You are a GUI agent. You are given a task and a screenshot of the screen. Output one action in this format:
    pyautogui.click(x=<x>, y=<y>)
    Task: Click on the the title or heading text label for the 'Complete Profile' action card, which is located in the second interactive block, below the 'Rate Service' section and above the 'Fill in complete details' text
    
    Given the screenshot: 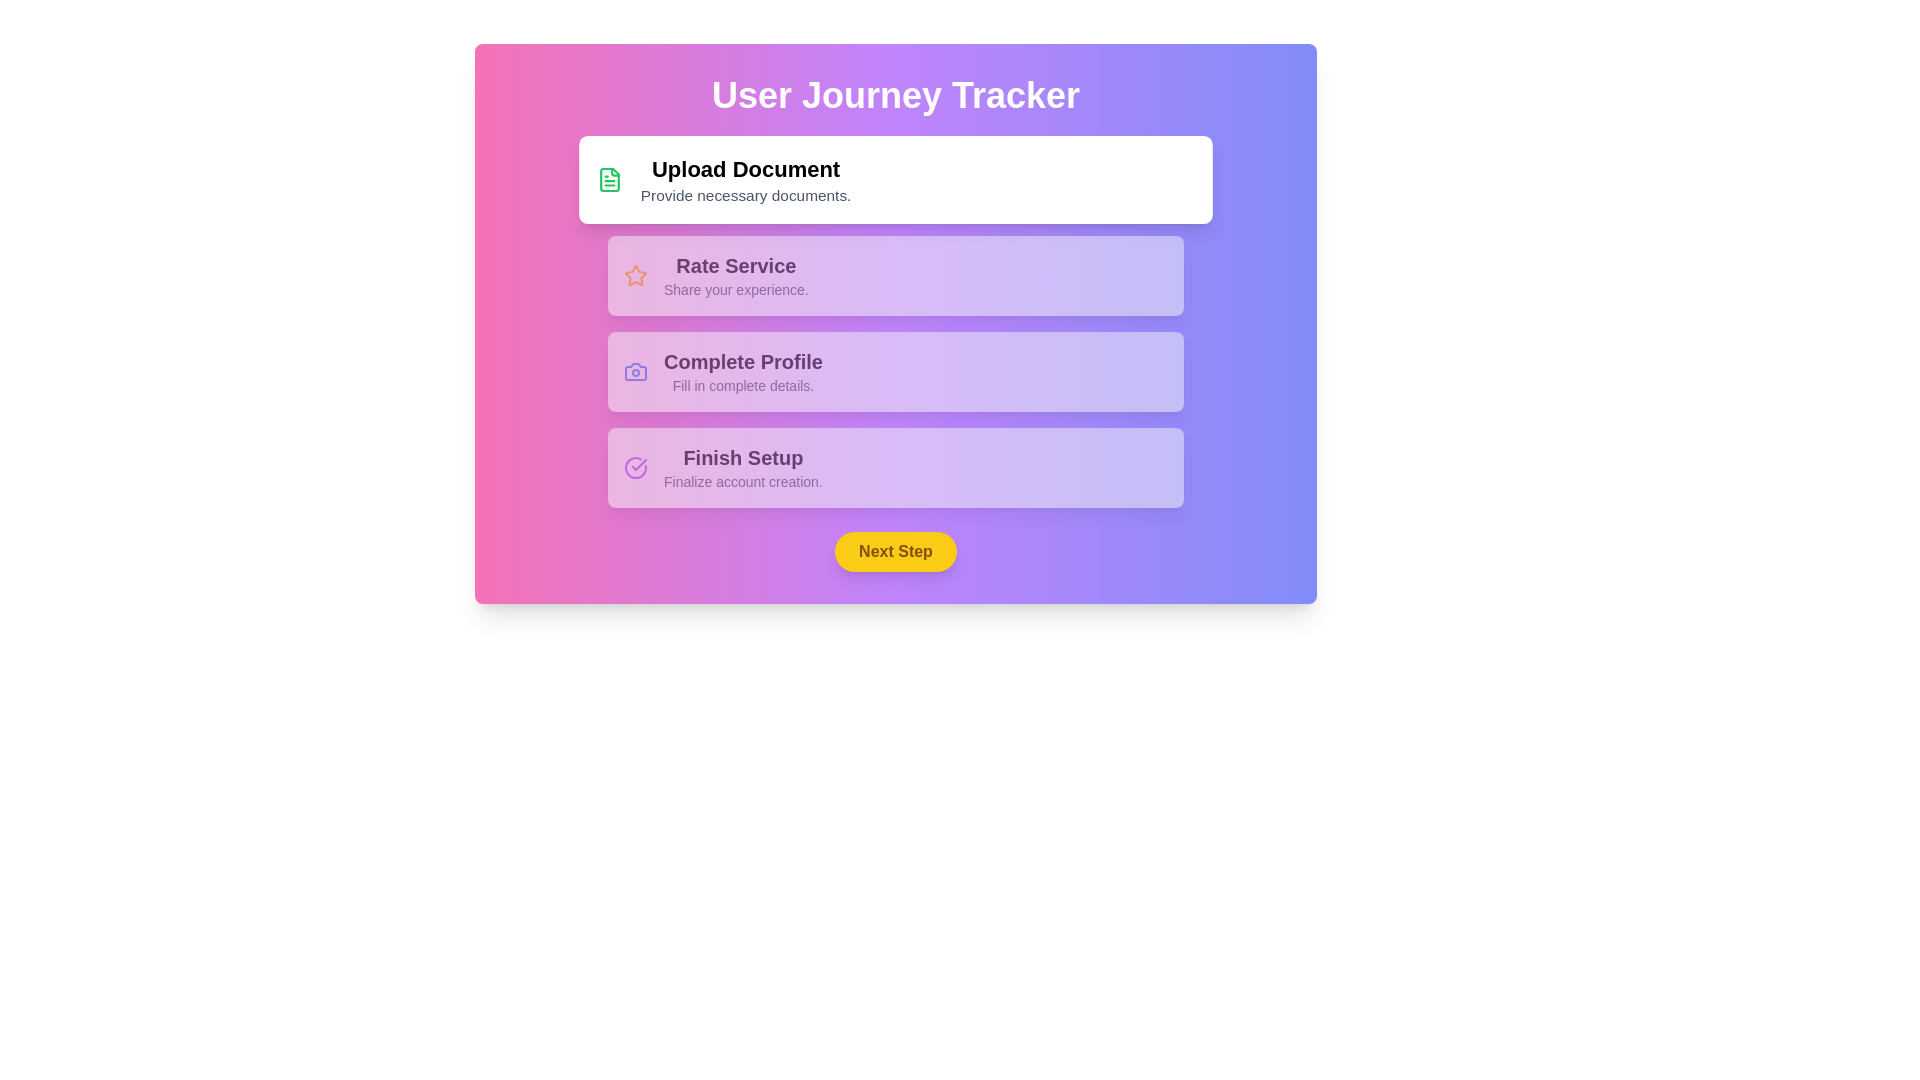 What is the action you would take?
    pyautogui.click(x=742, y=362)
    